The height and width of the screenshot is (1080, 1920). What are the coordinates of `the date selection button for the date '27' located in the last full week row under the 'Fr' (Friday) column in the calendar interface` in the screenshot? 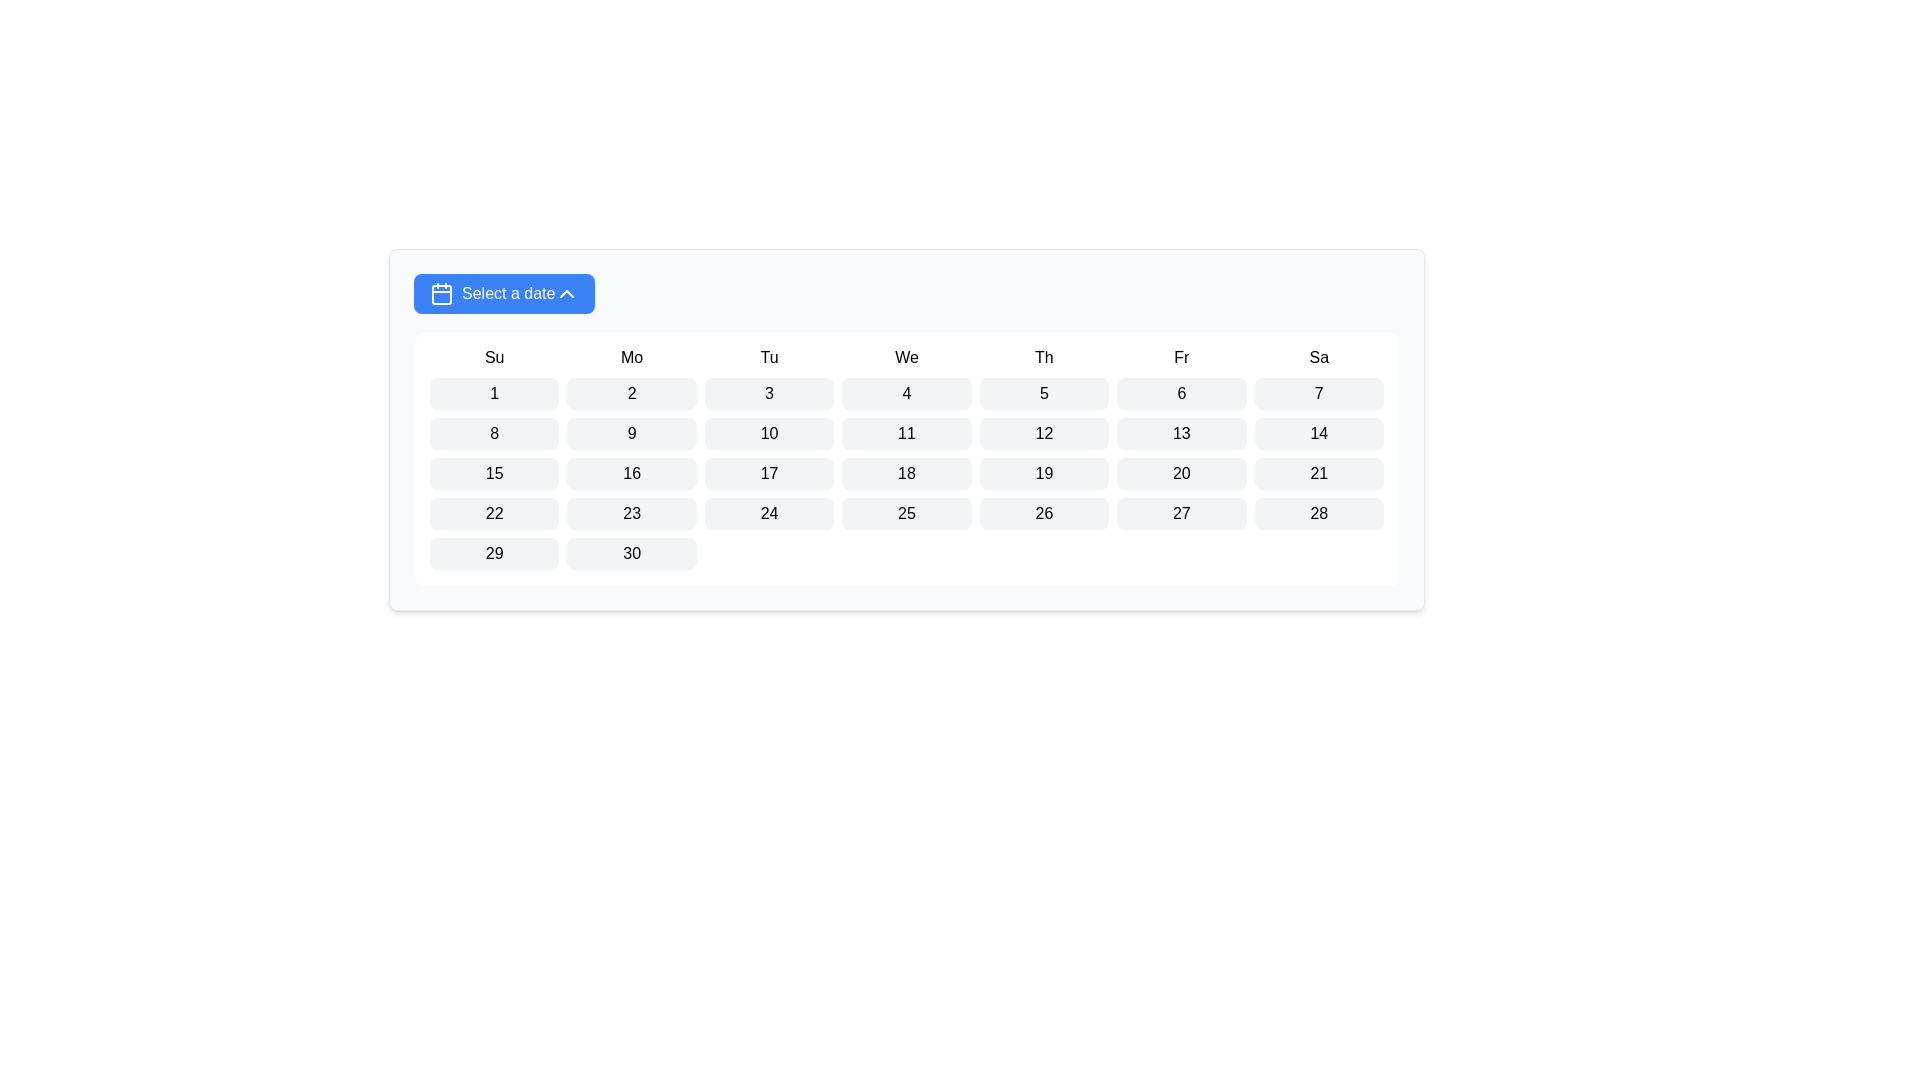 It's located at (1181, 512).